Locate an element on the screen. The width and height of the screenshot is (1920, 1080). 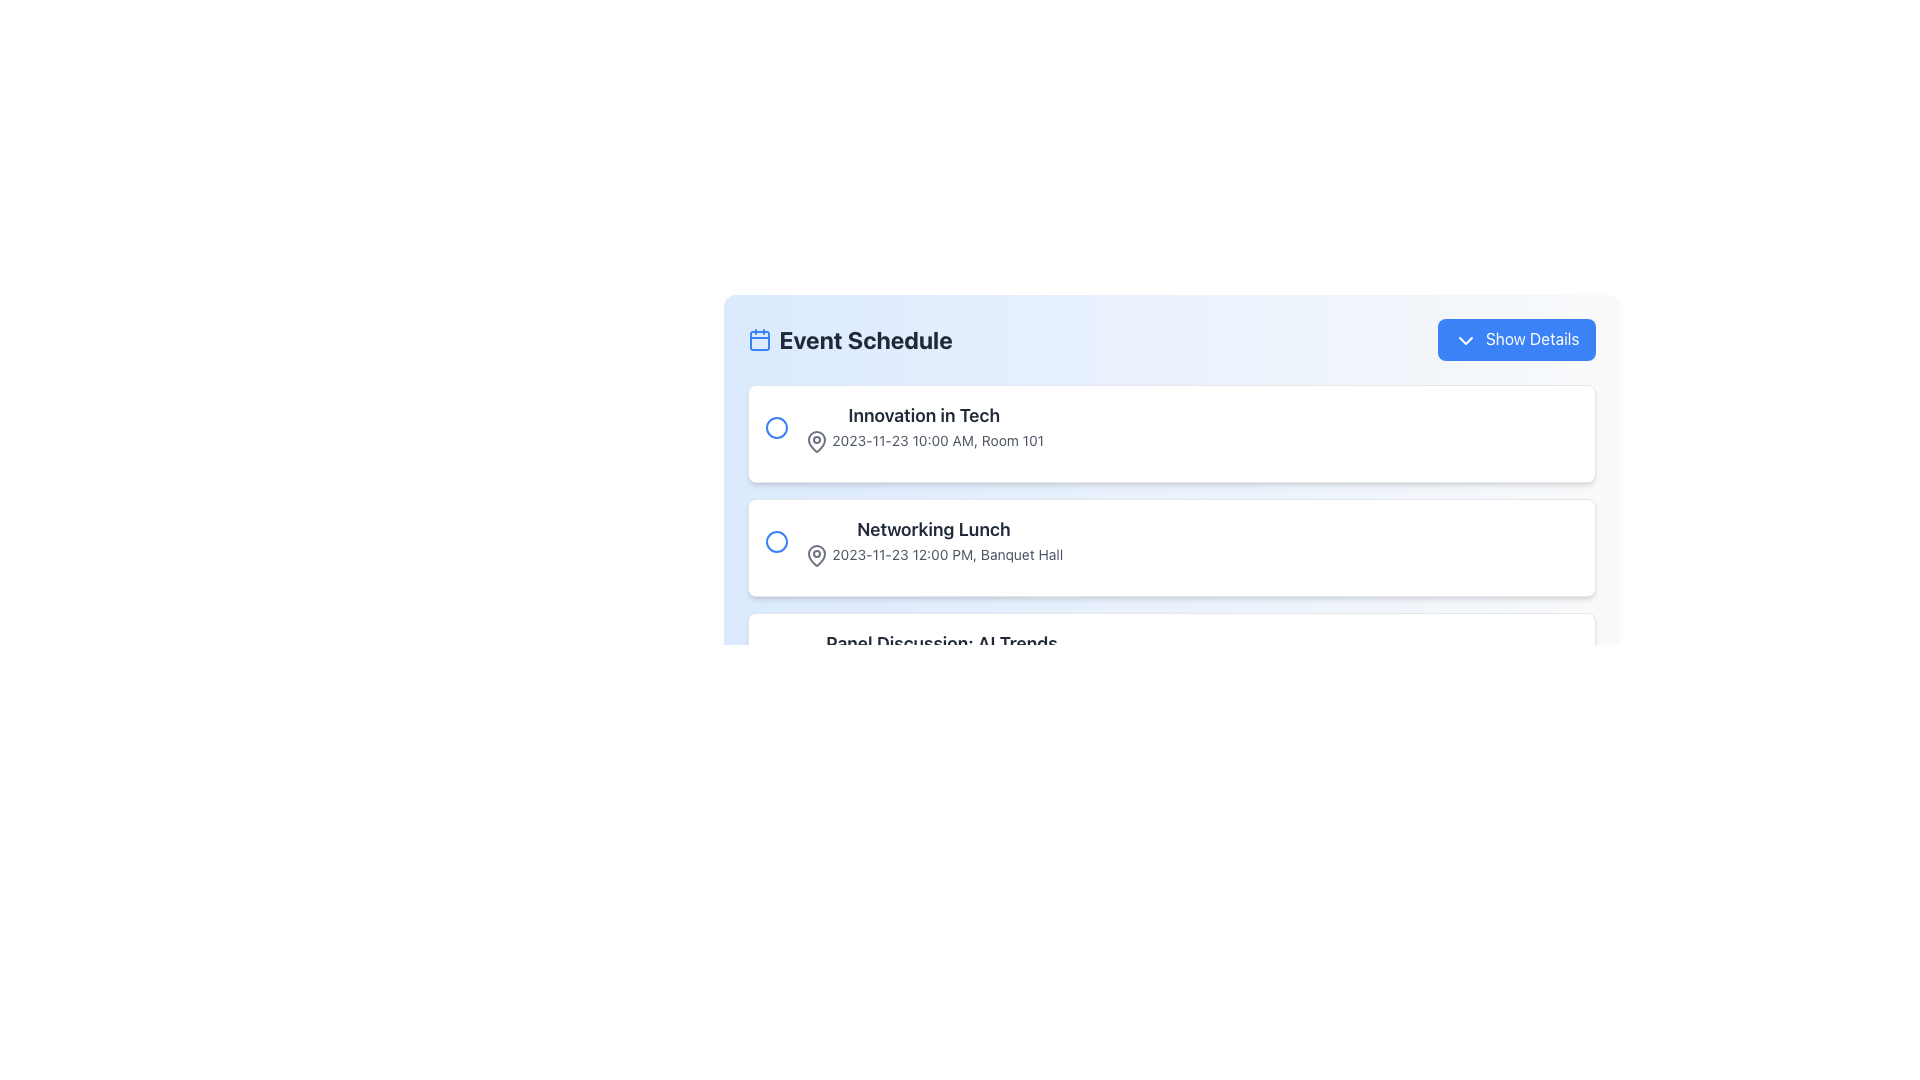
the title 'Event Schedule' and calendar icon located in the Header Section at the top of the event schedule panel is located at coordinates (1171, 338).